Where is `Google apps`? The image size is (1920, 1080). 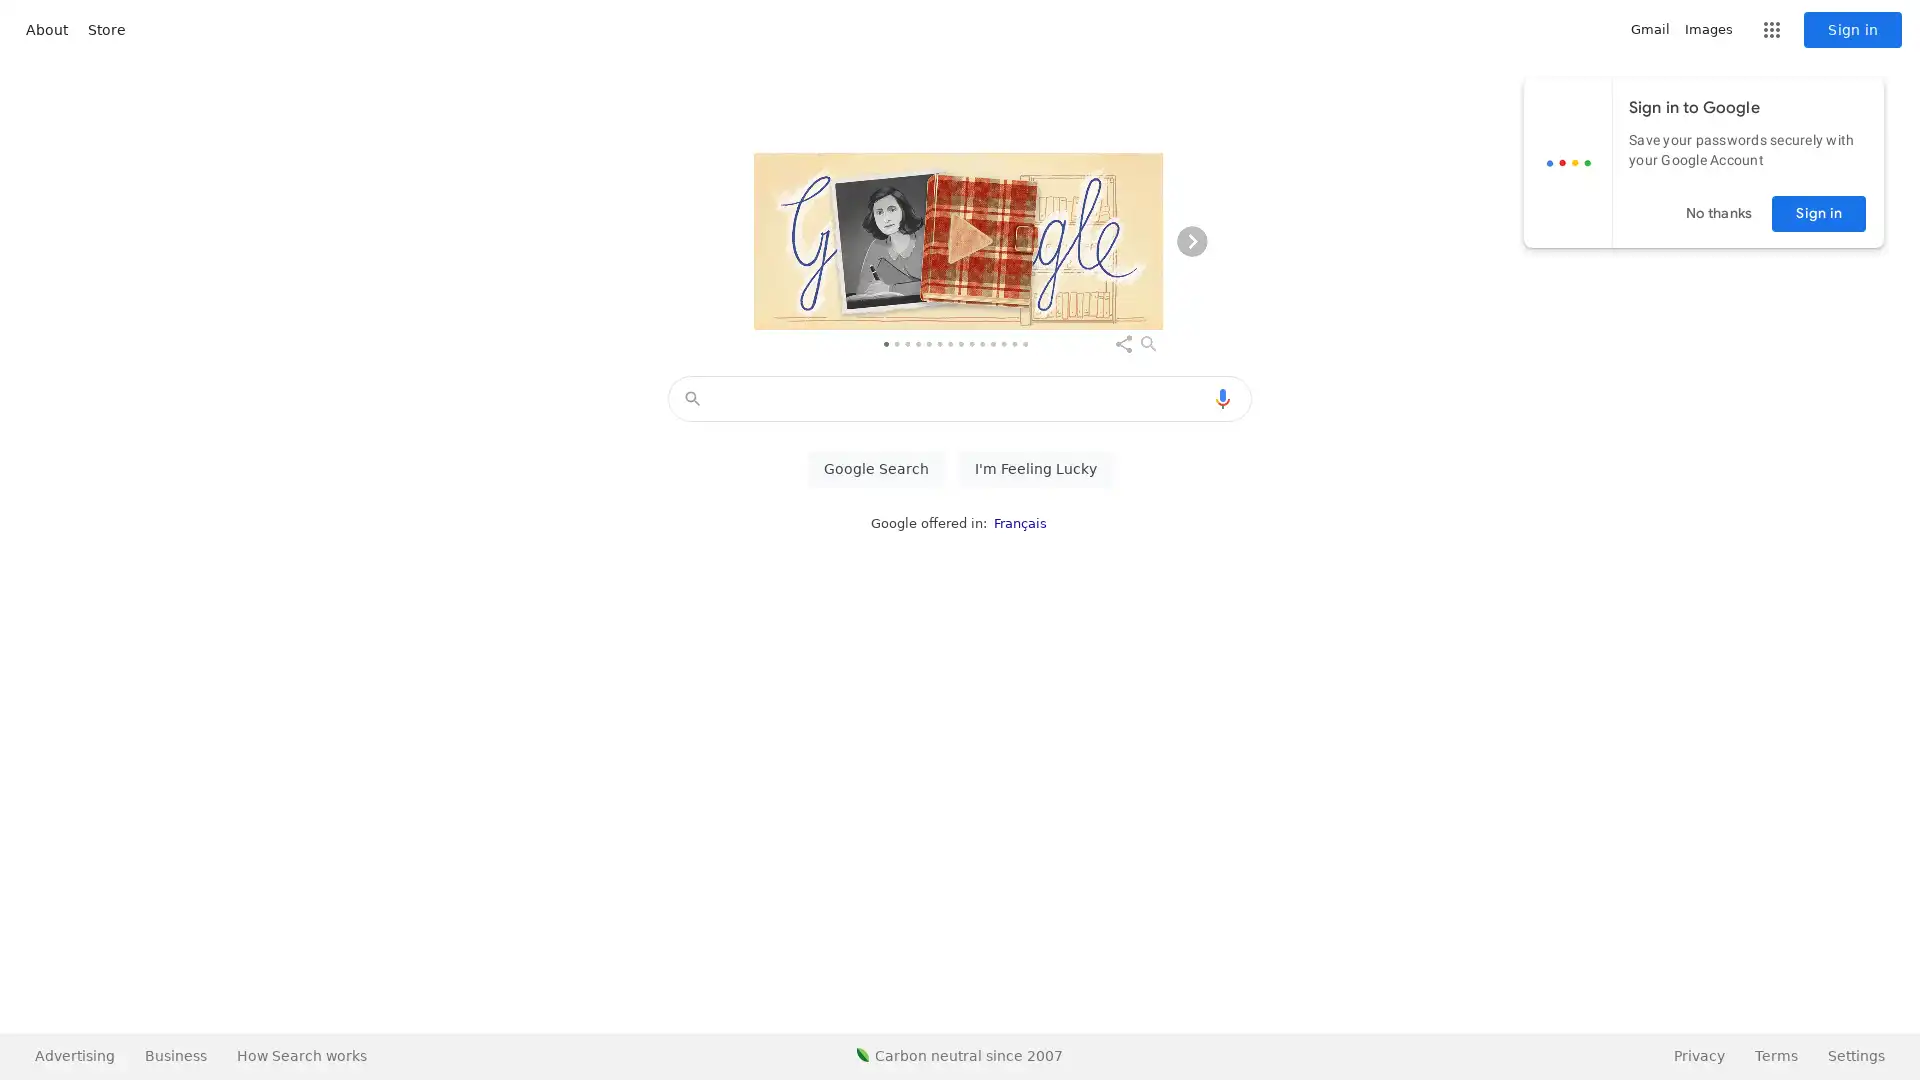 Google apps is located at coordinates (1771, 30).